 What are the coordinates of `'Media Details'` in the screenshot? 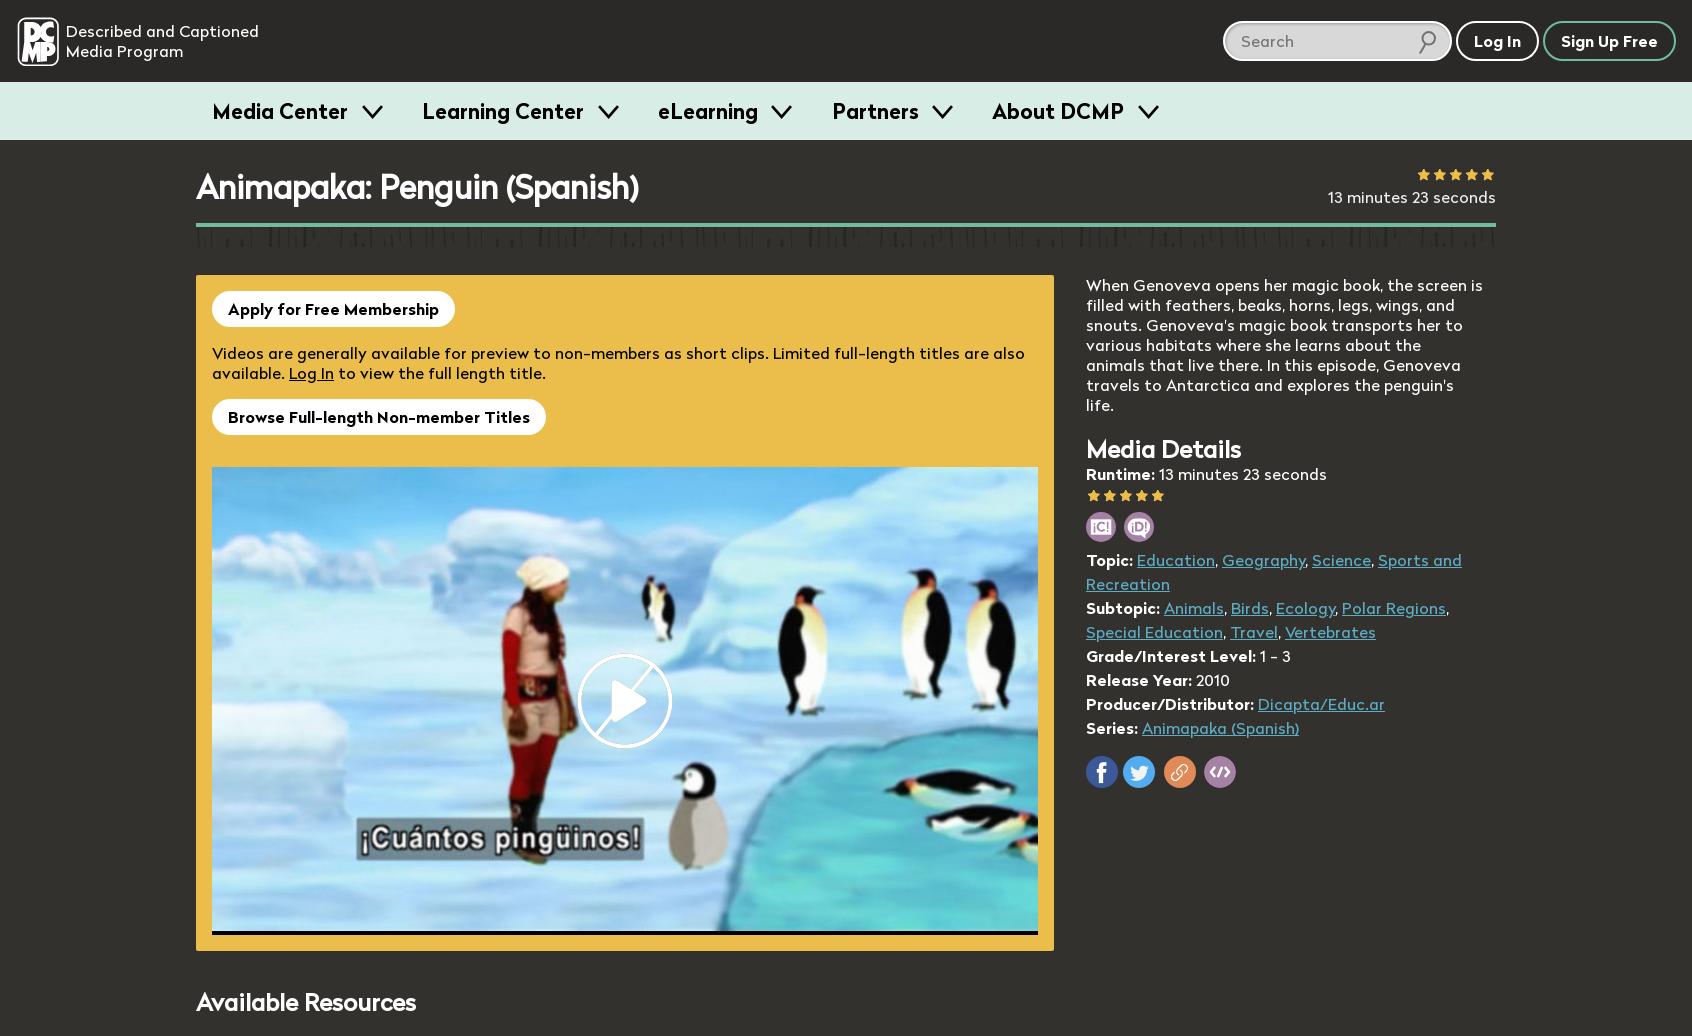 It's located at (1162, 449).